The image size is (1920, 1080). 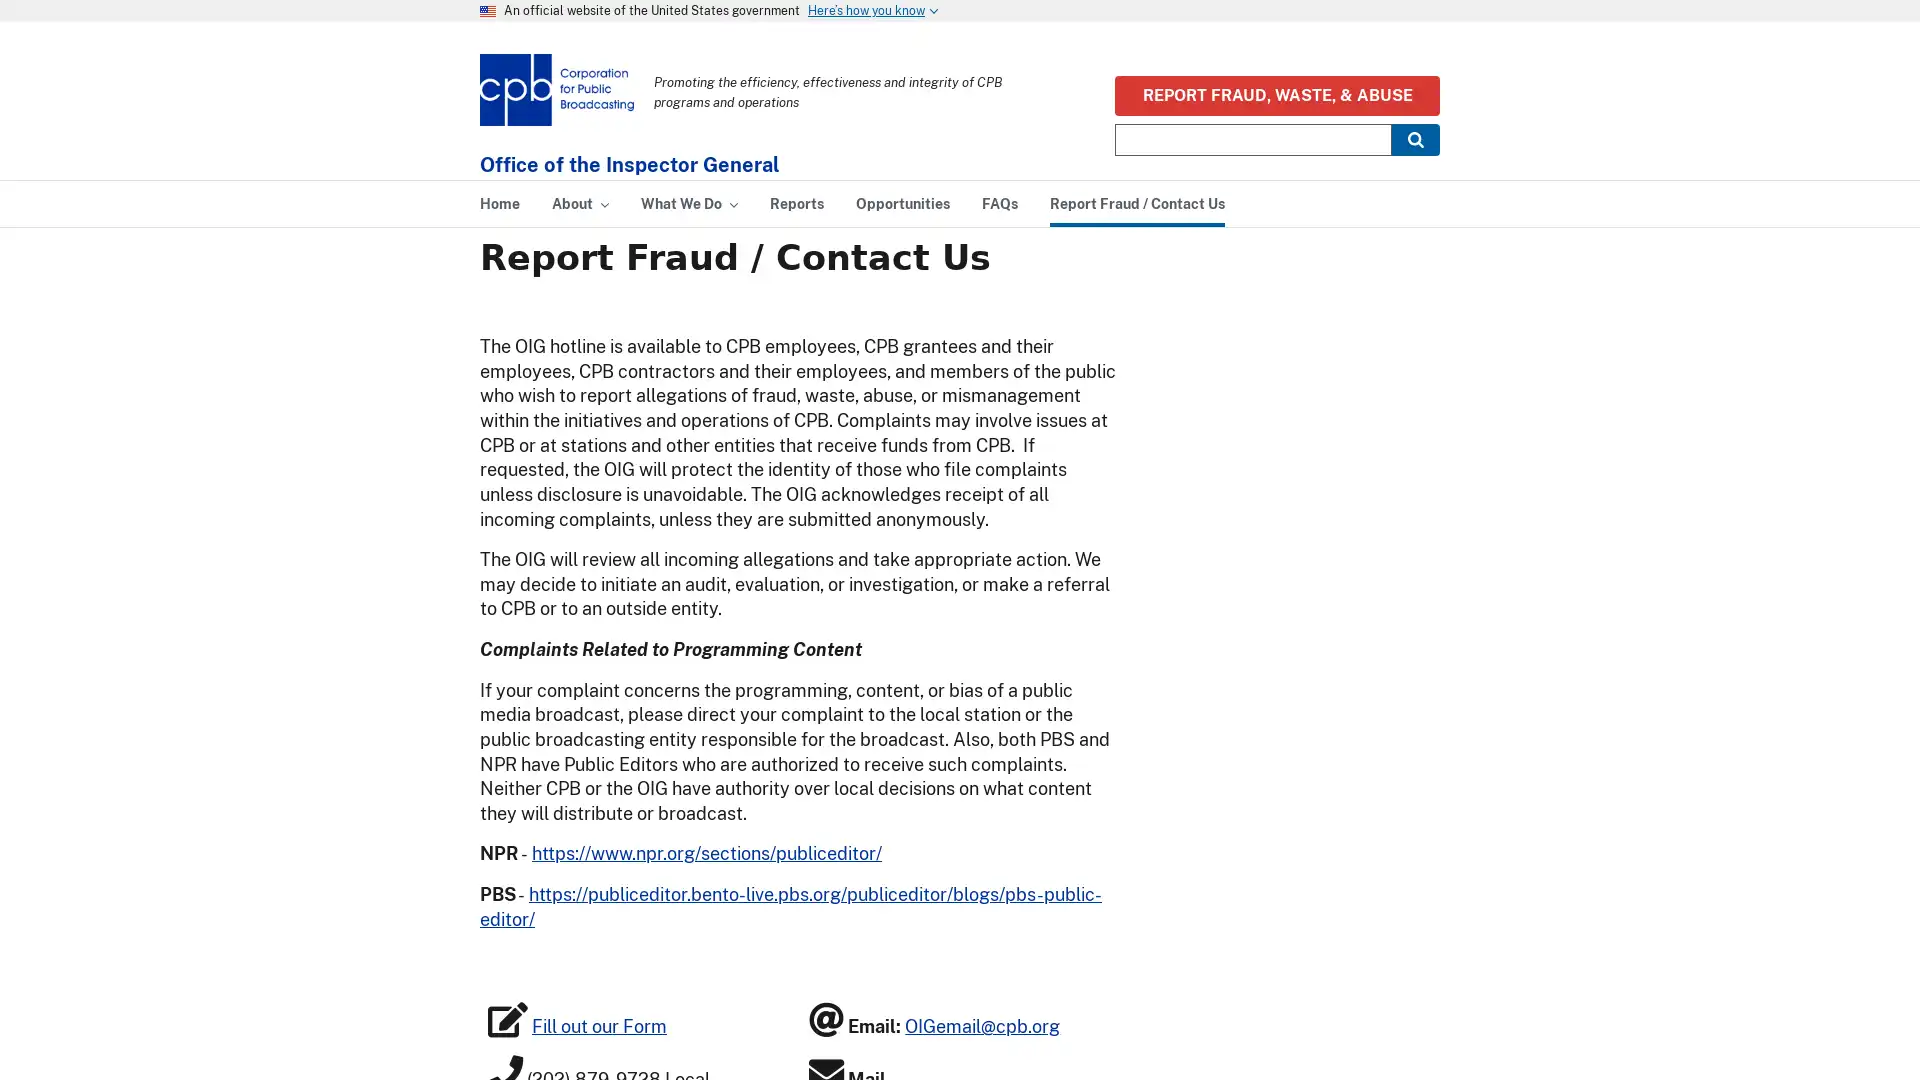 I want to click on REPORT FRAUD, WASTE, & ABUSE, so click(x=1276, y=95).